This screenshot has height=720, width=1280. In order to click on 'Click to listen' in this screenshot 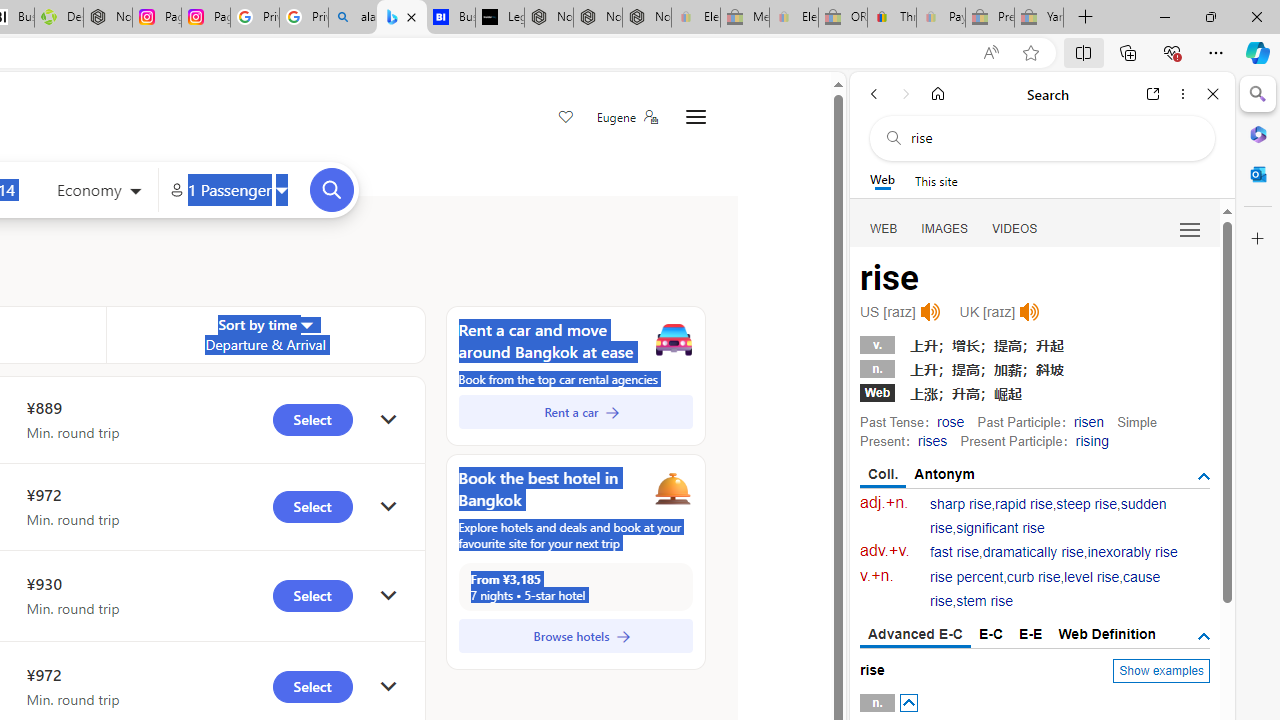, I will do `click(1029, 312)`.